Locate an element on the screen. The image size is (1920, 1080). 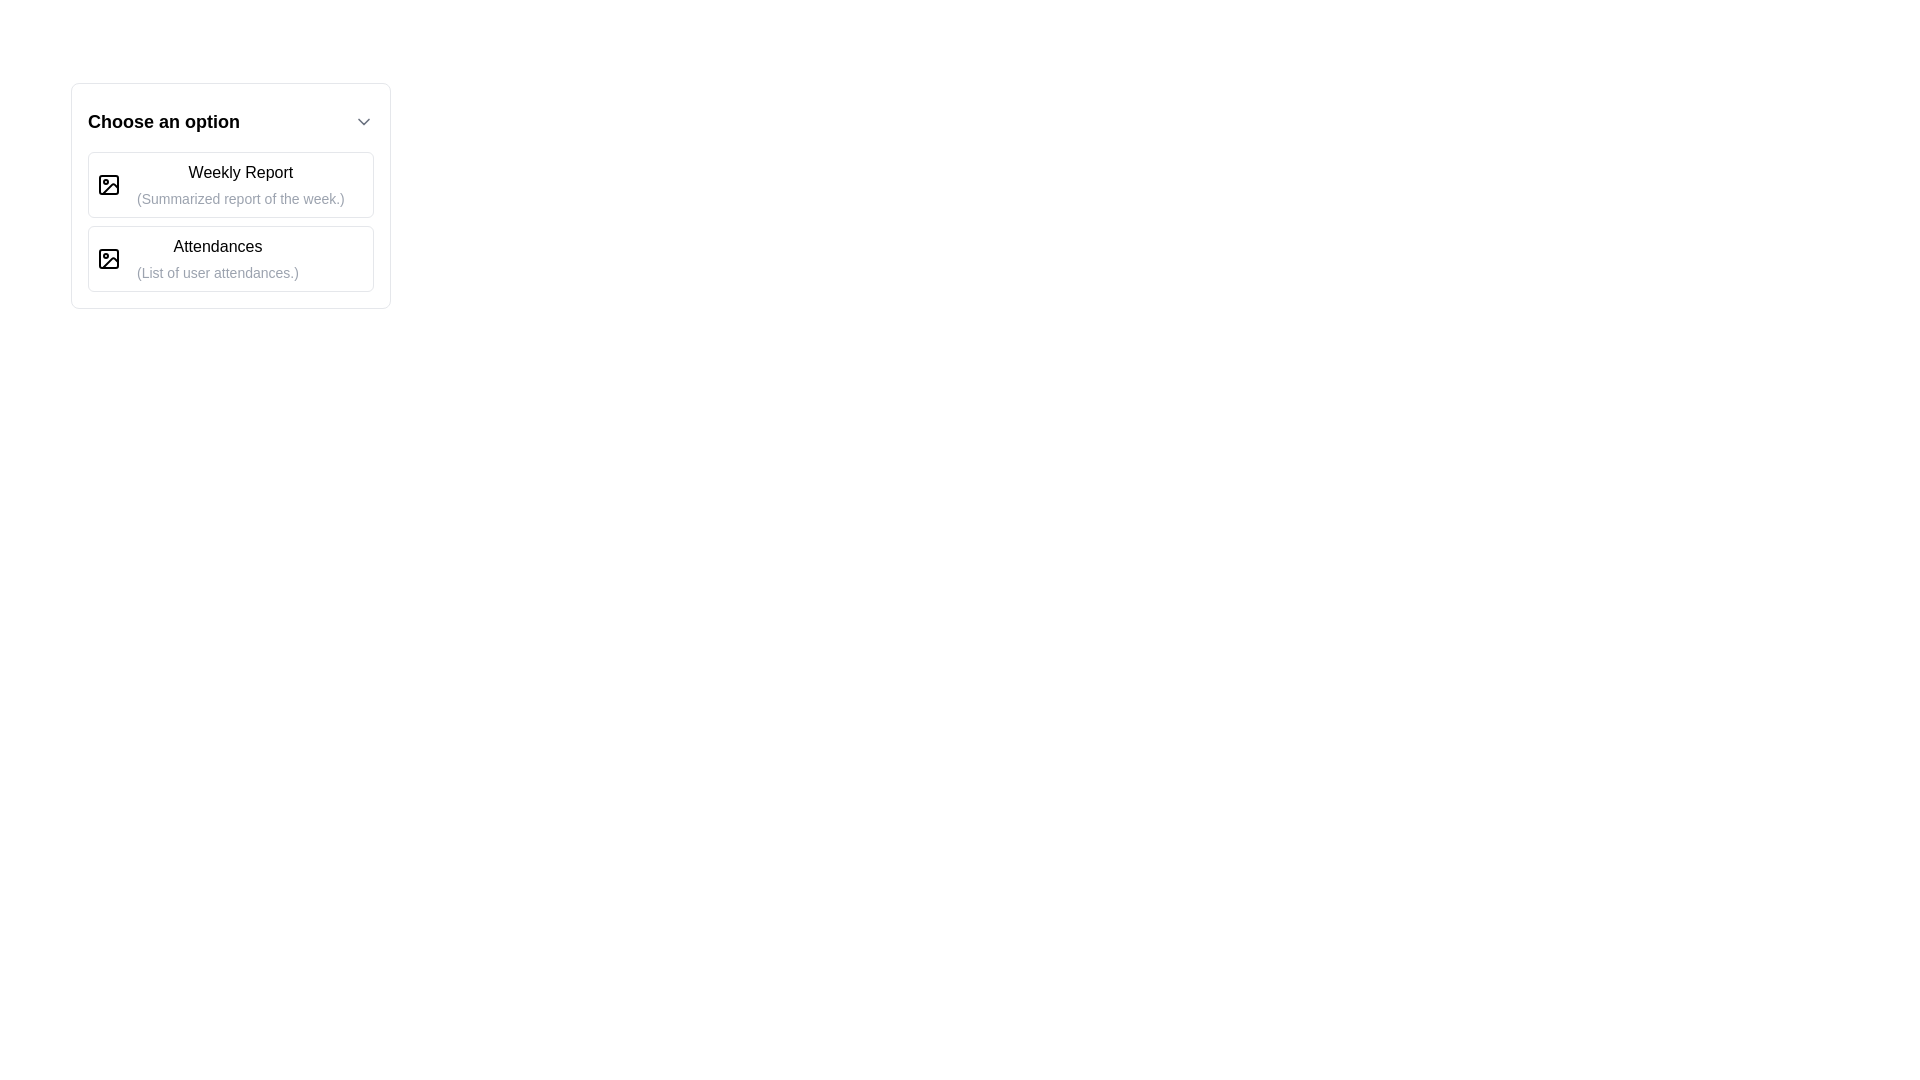
the title text reading 'Weekly Report' which is positioned in the upper-left quadrant of the interface within the option block is located at coordinates (240, 171).